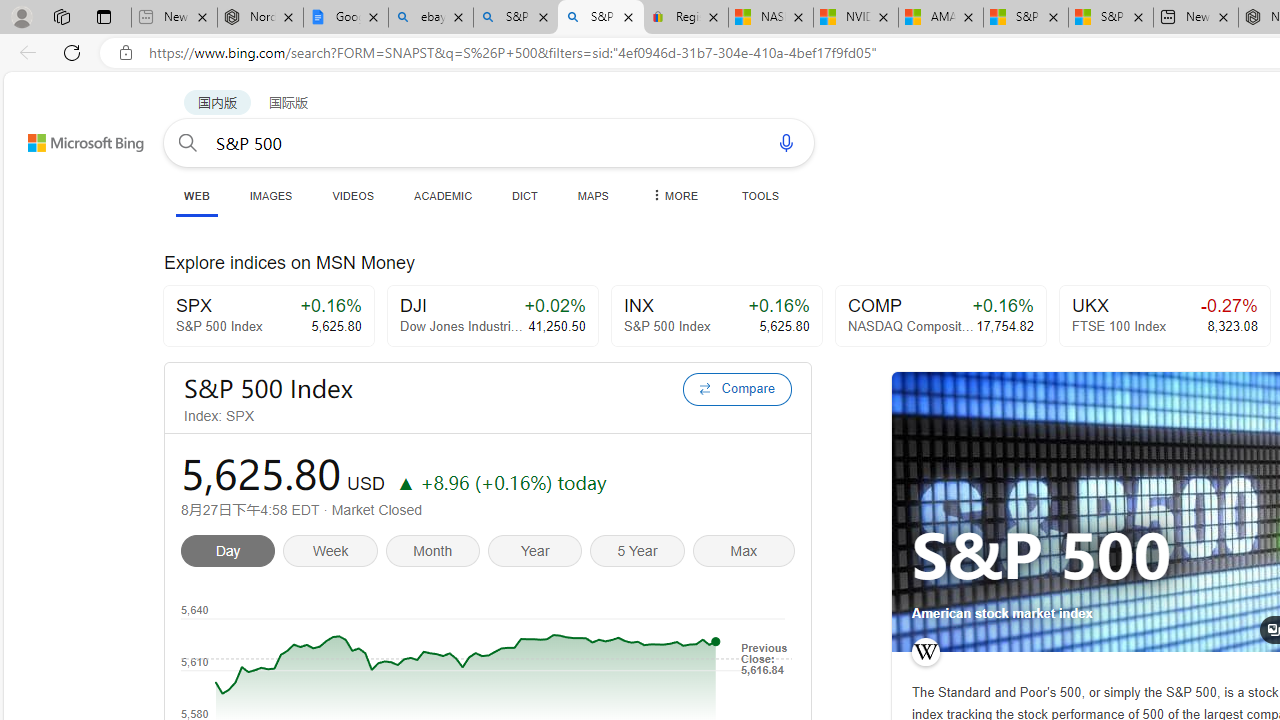 The image size is (1280, 720). Describe the element at coordinates (197, 195) in the screenshot. I see `'WEB'` at that location.